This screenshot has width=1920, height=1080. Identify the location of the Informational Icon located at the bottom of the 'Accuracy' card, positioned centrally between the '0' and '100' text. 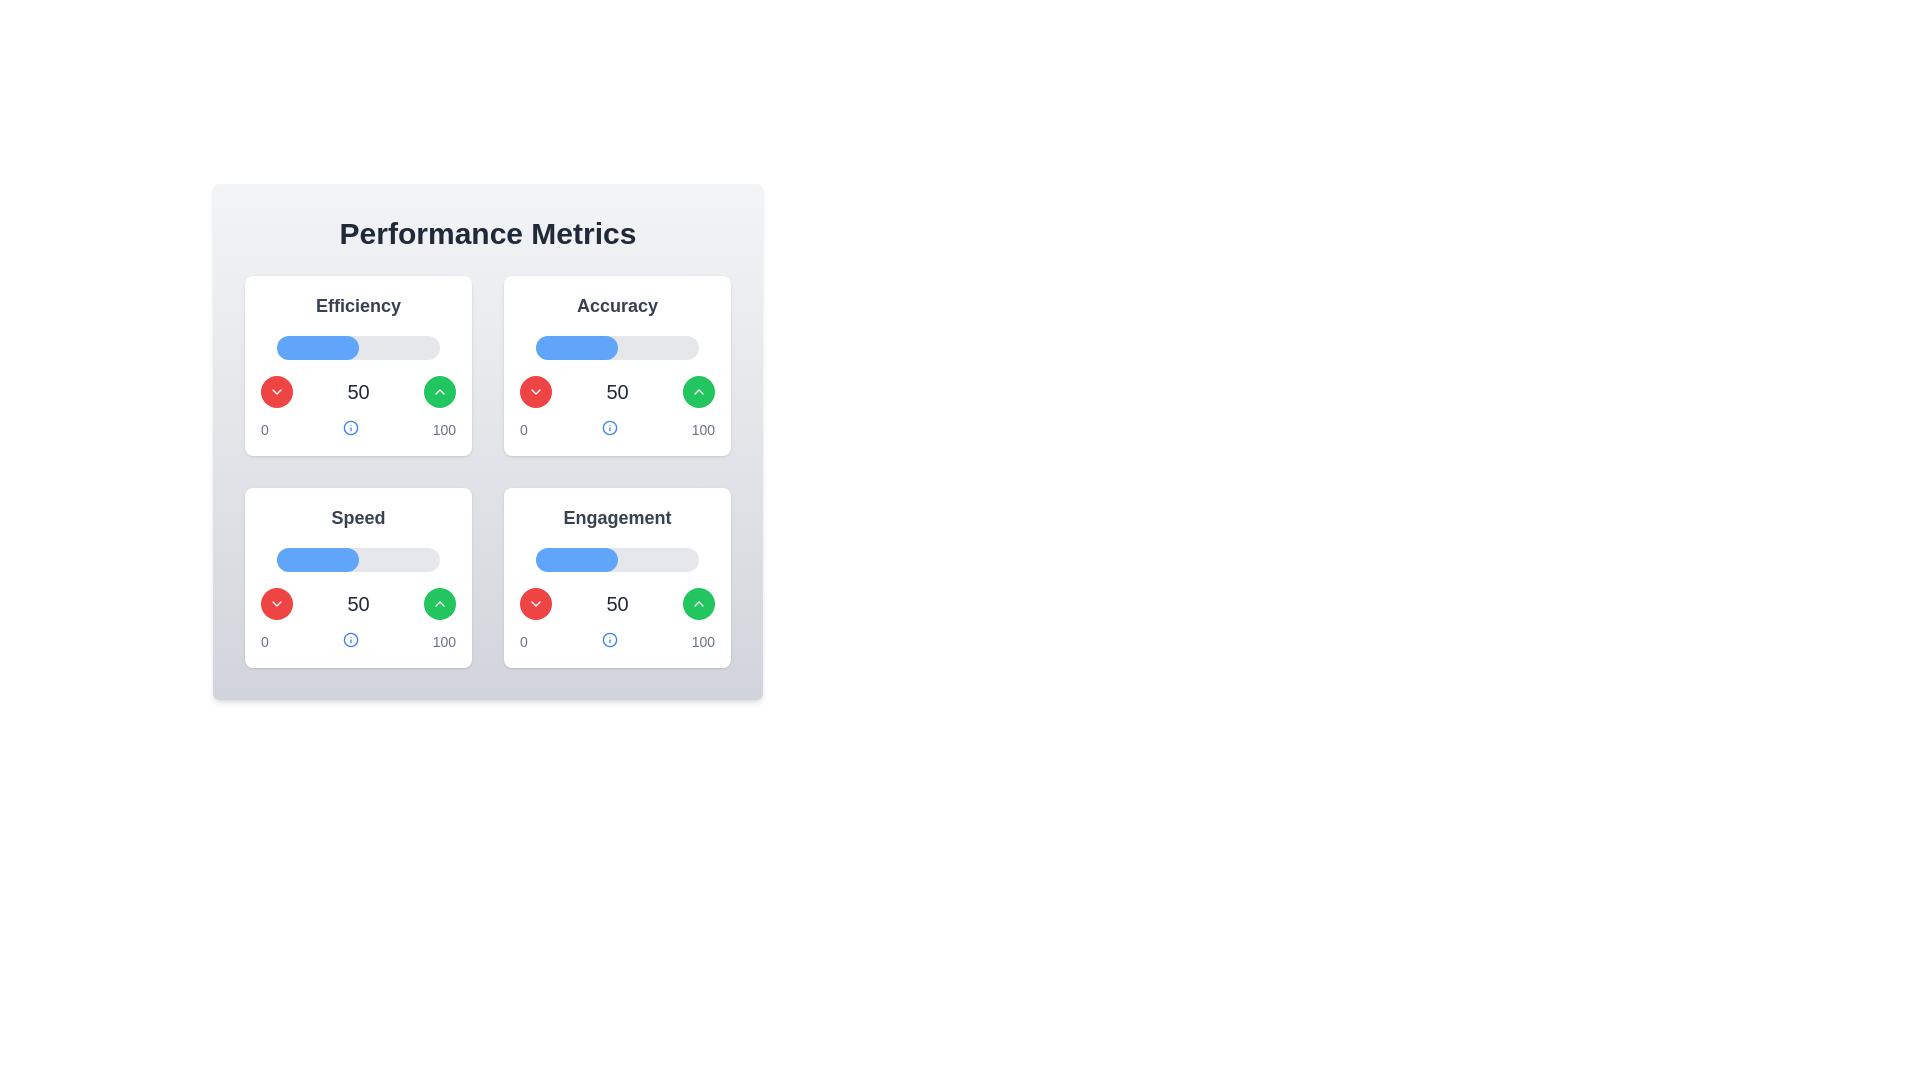
(608, 427).